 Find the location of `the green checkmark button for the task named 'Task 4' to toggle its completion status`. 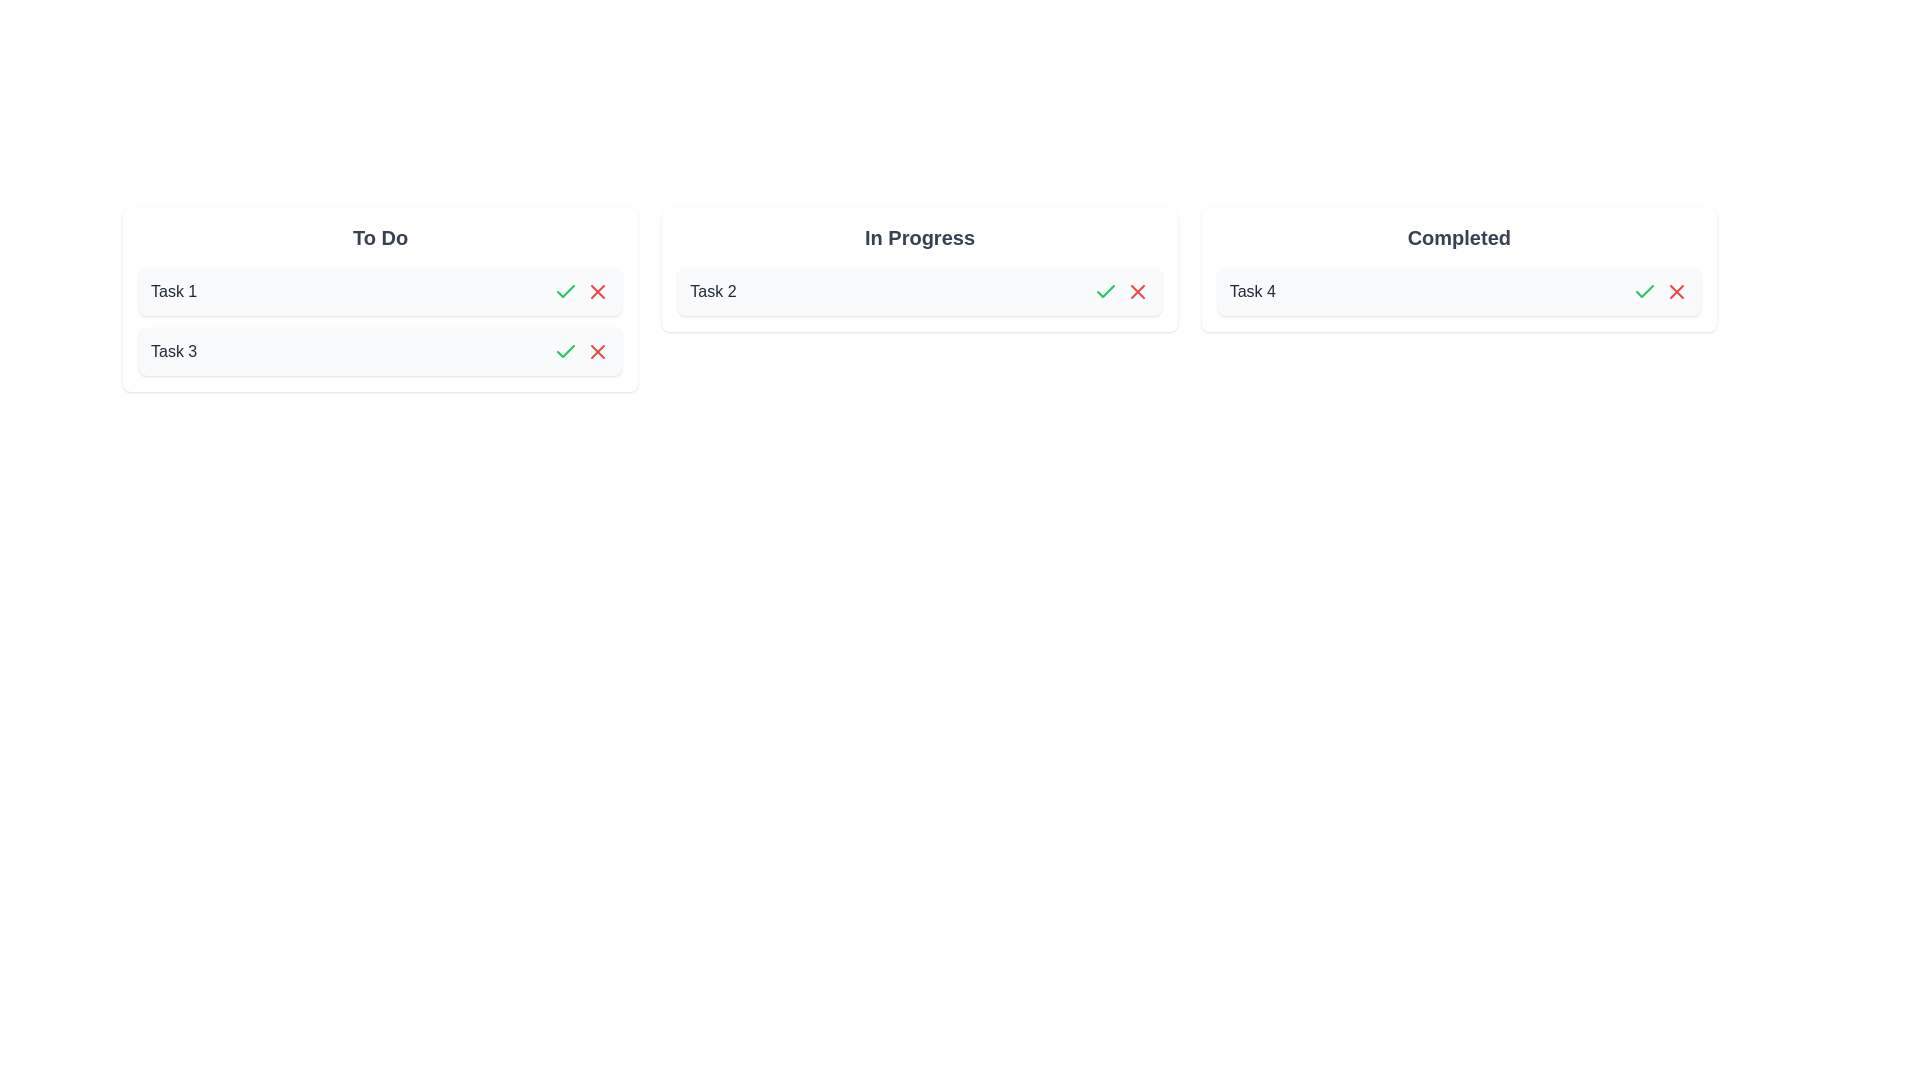

the green checkmark button for the task named 'Task 4' to toggle its completion status is located at coordinates (1645, 292).